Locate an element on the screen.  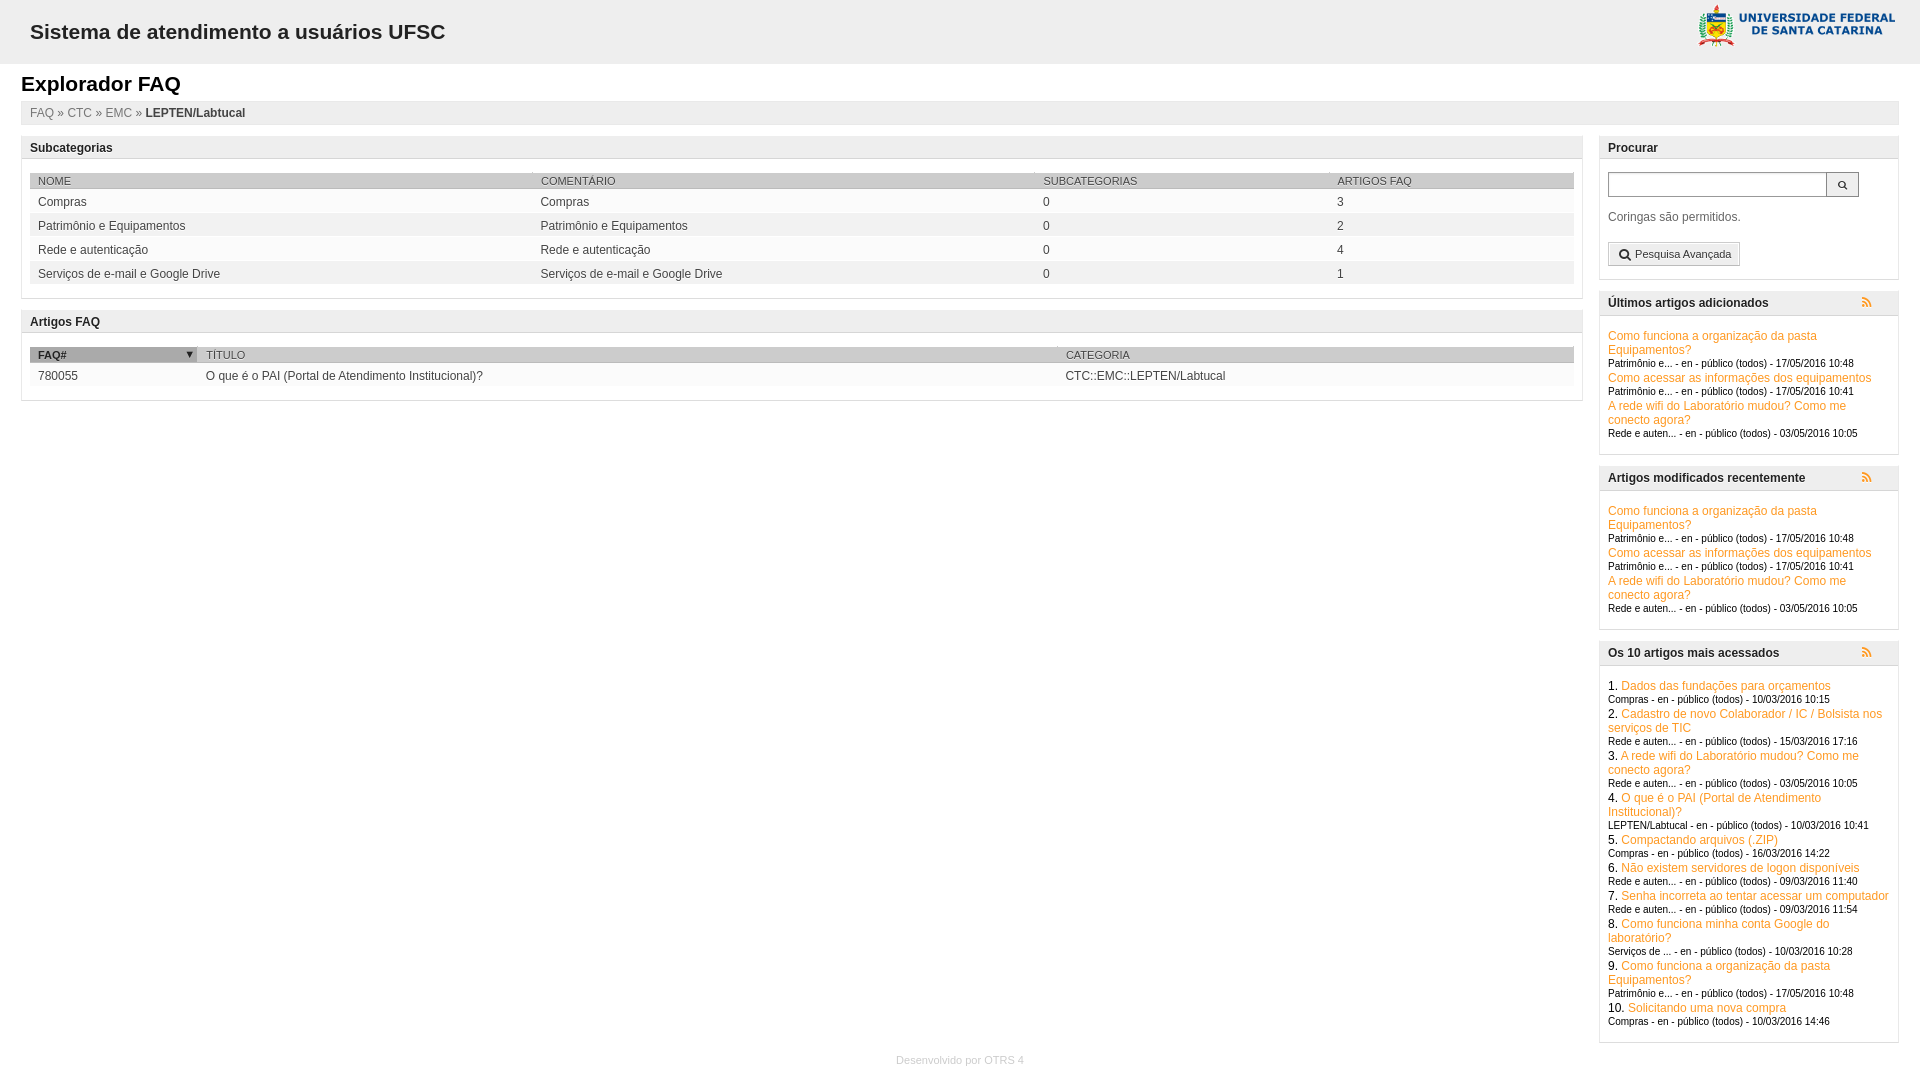
'ARTIGOS FAQ' is located at coordinates (1329, 180).